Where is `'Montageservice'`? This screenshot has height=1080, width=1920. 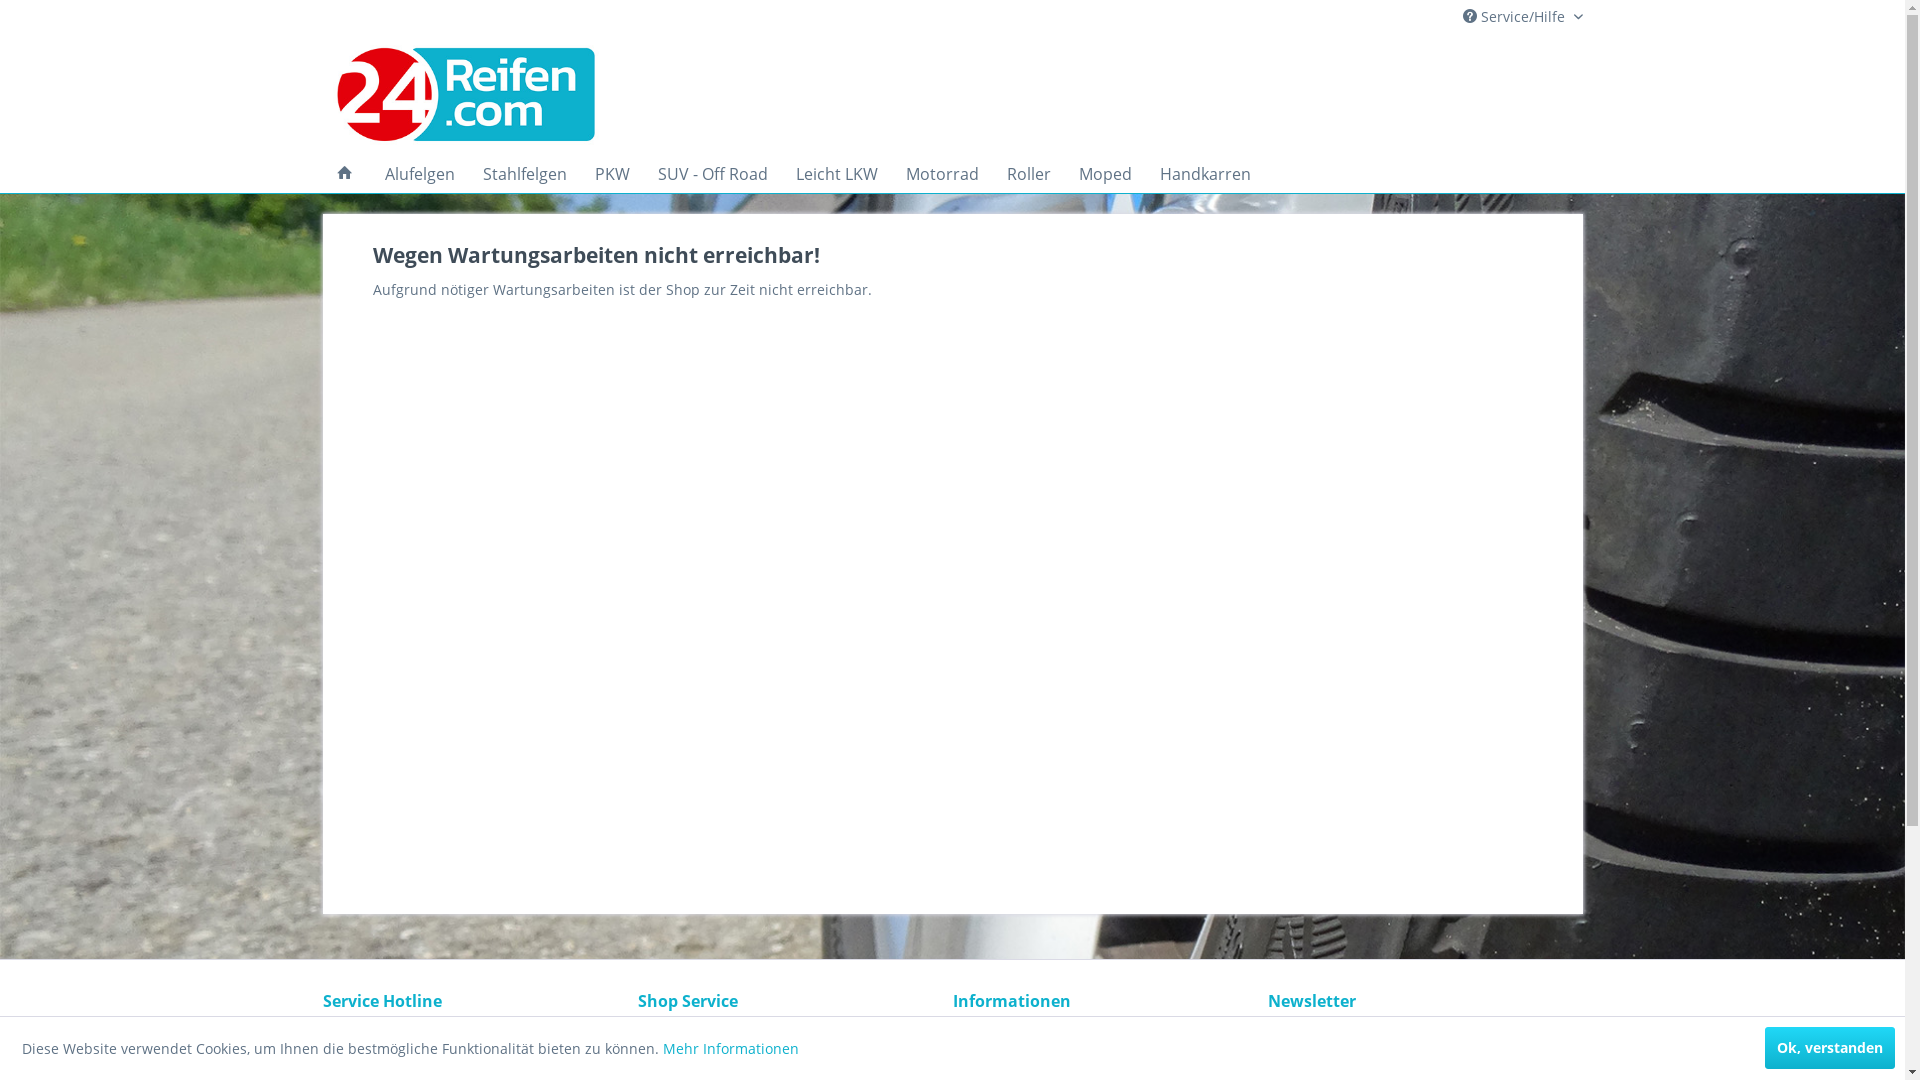
'Montageservice' is located at coordinates (789, 1059).